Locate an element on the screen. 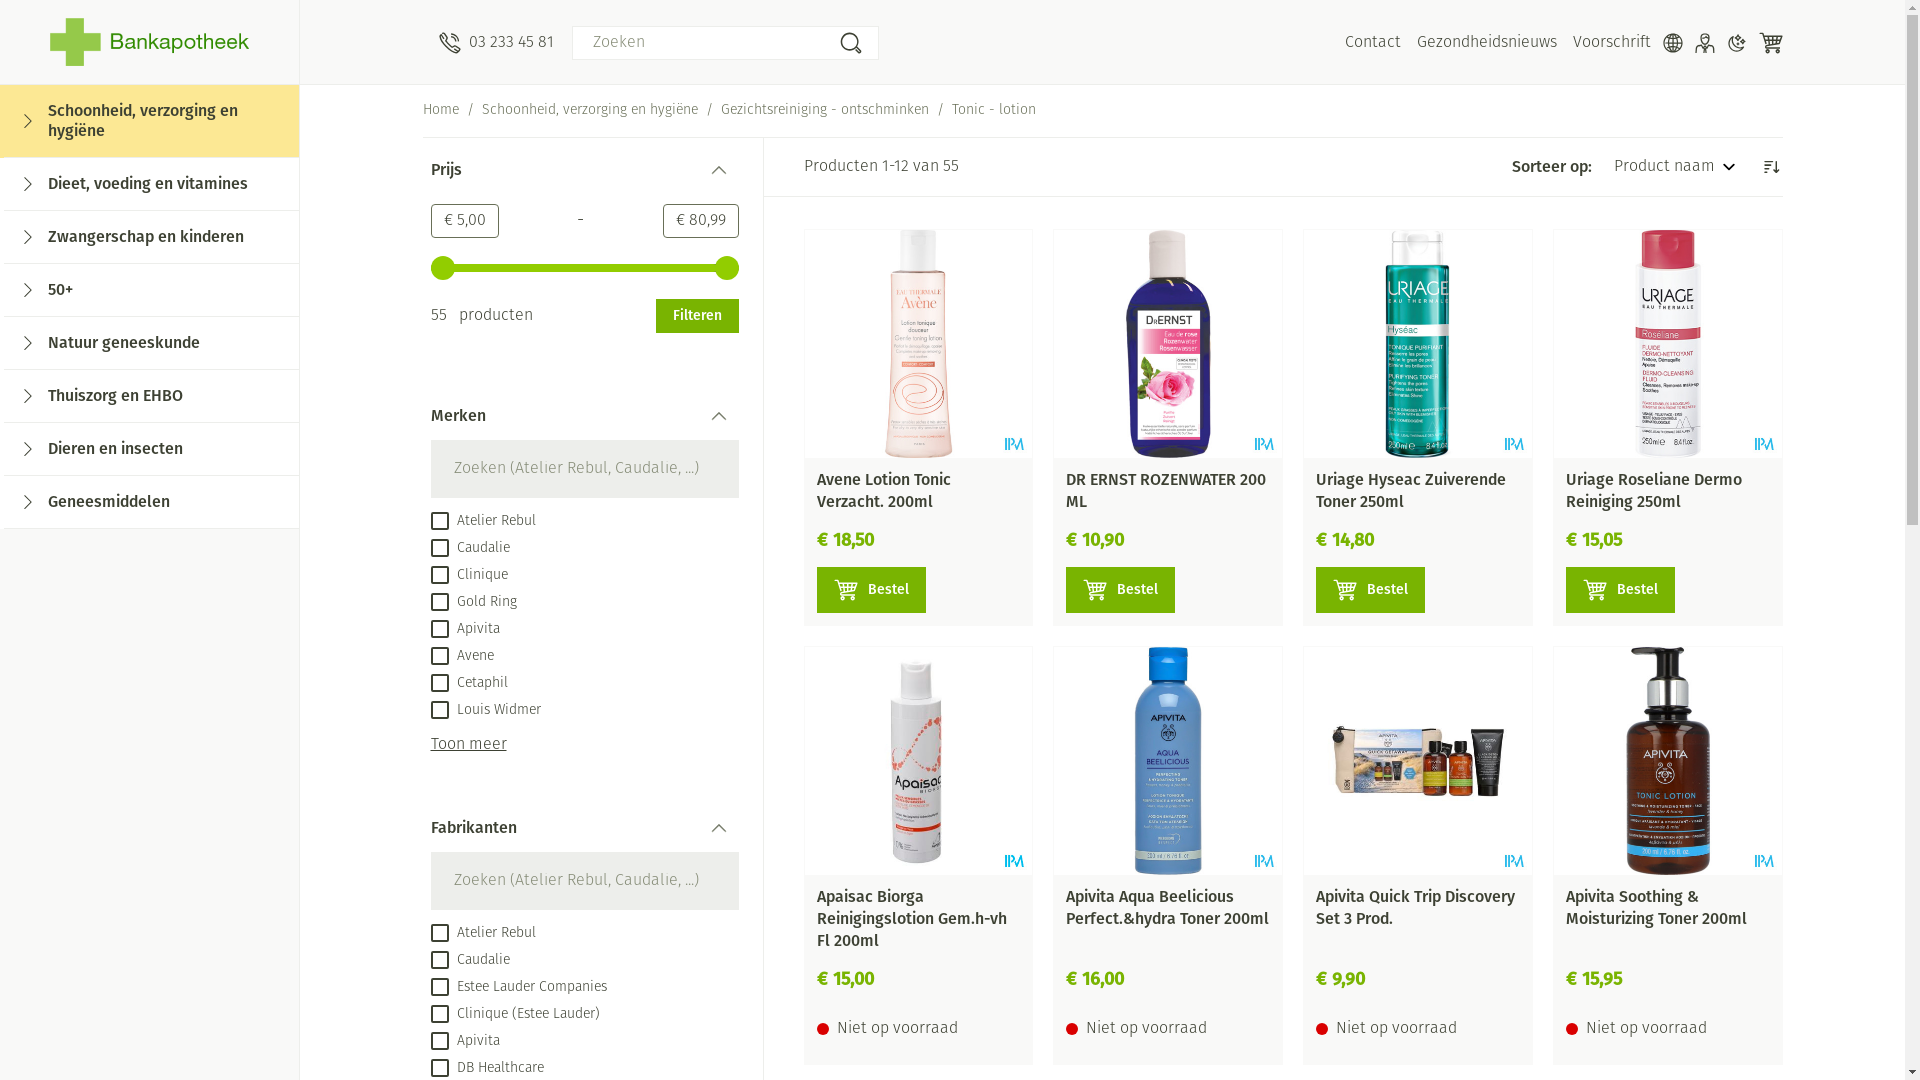 The width and height of the screenshot is (1920, 1080). 'DB Healthcare' is located at coordinates (486, 1067).